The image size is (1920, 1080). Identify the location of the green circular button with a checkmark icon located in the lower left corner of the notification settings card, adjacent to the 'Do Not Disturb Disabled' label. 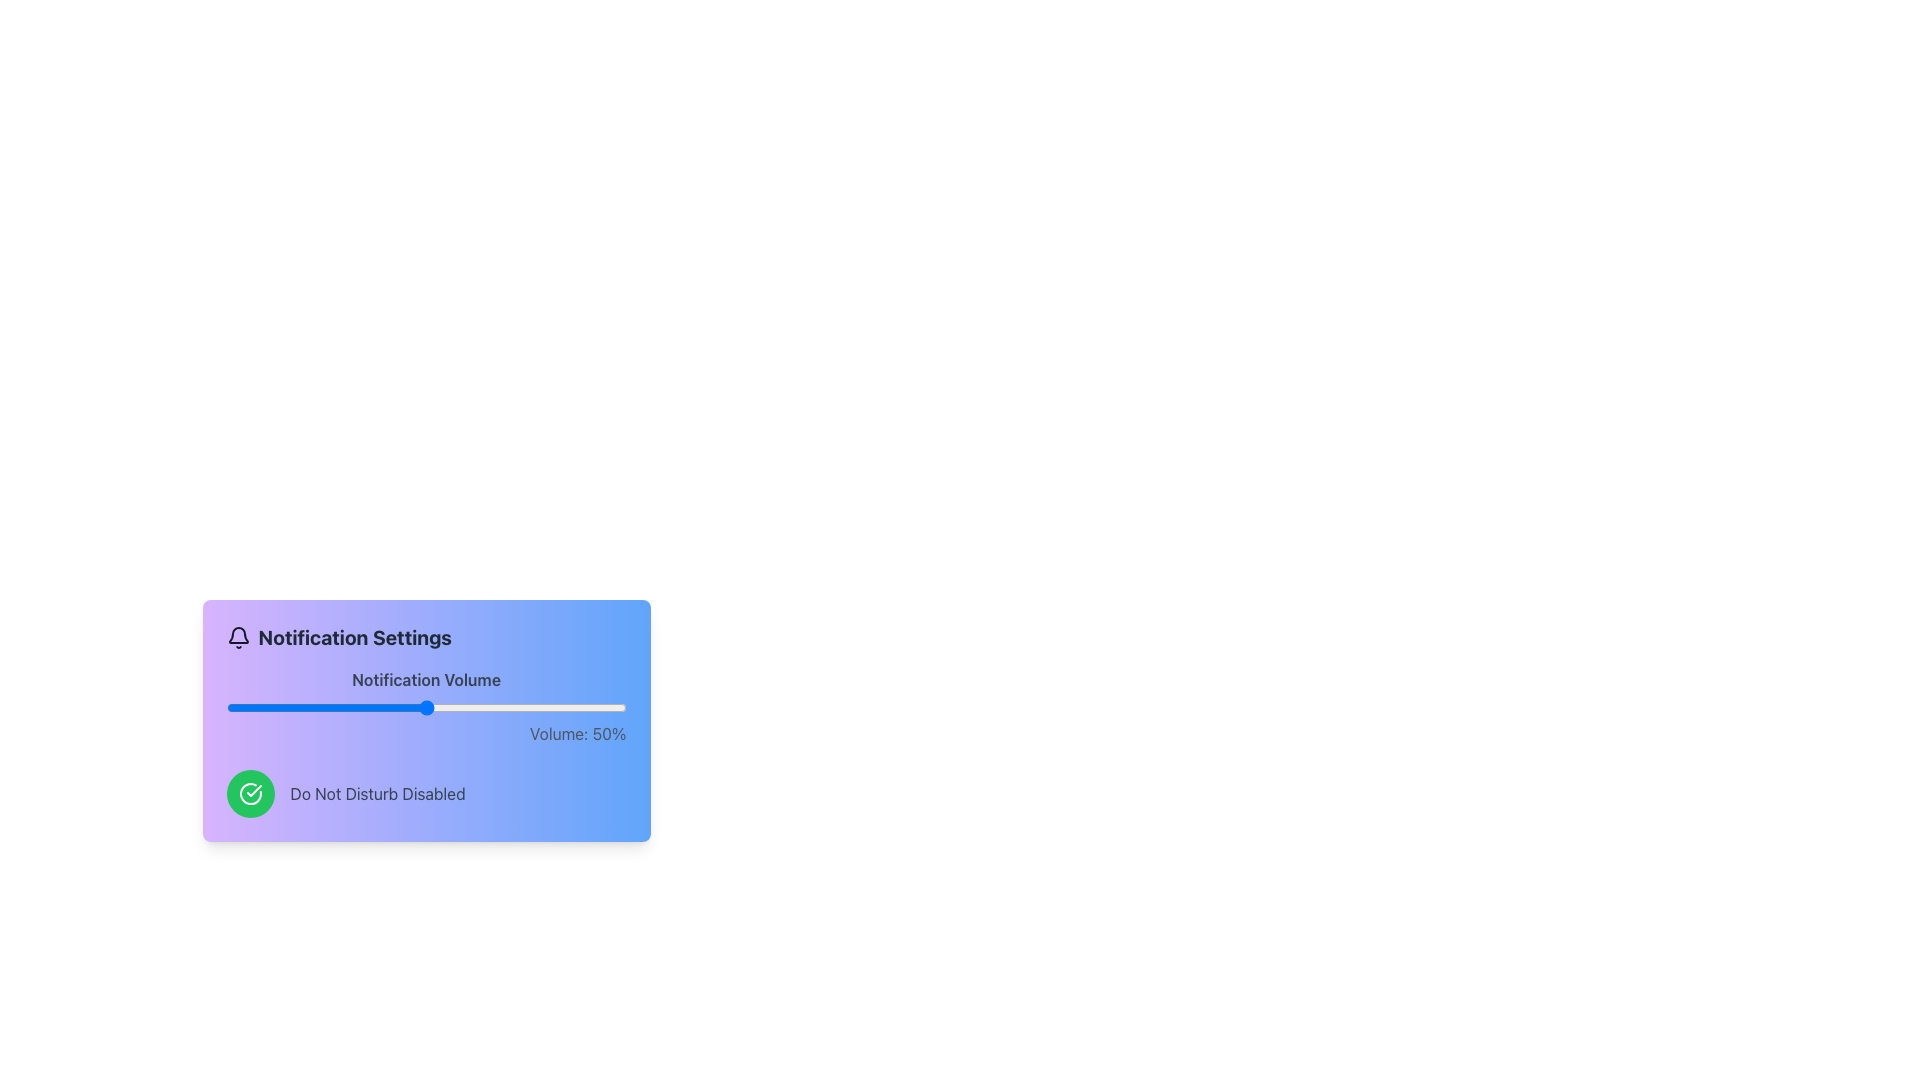
(249, 793).